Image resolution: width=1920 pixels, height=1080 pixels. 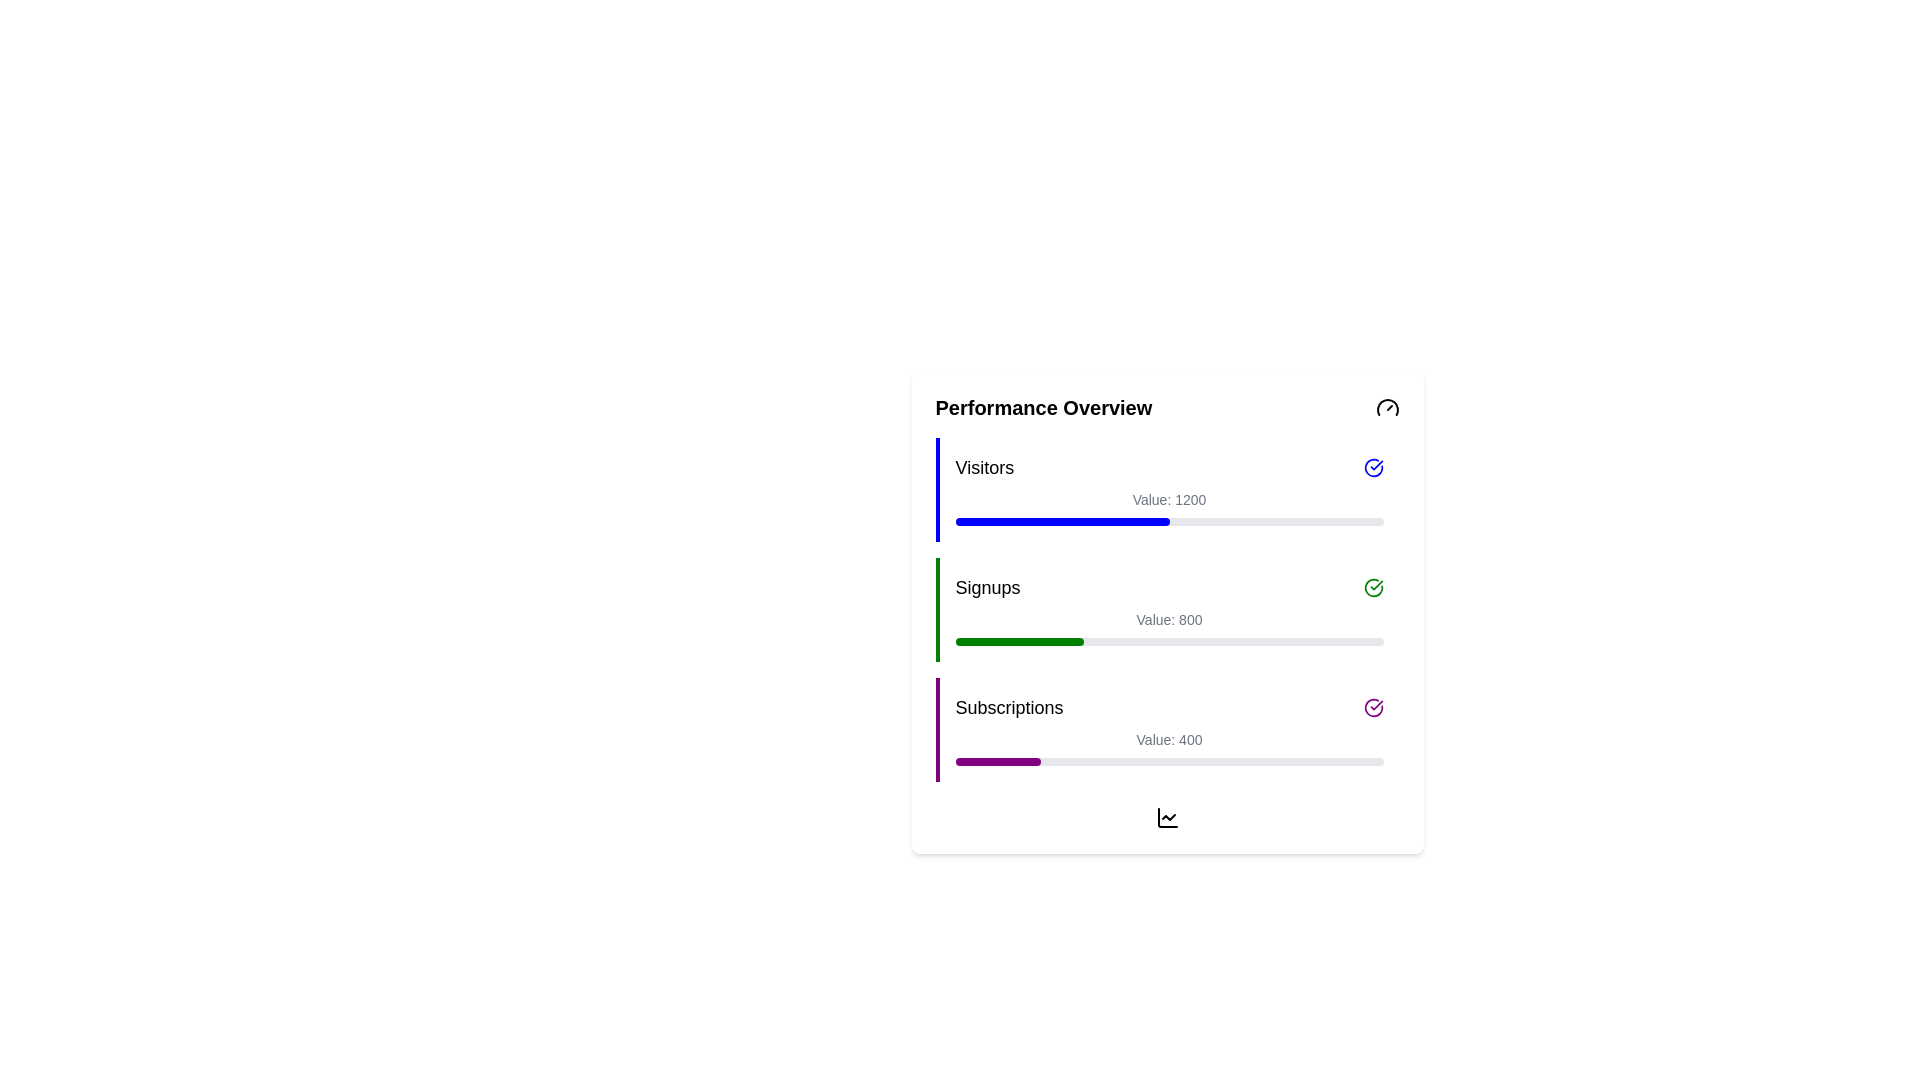 What do you see at coordinates (998, 762) in the screenshot?
I see `the progress value represented by the purple segment of the progress bar located in the 'Subscriptions' section of the performance overview panel` at bounding box center [998, 762].